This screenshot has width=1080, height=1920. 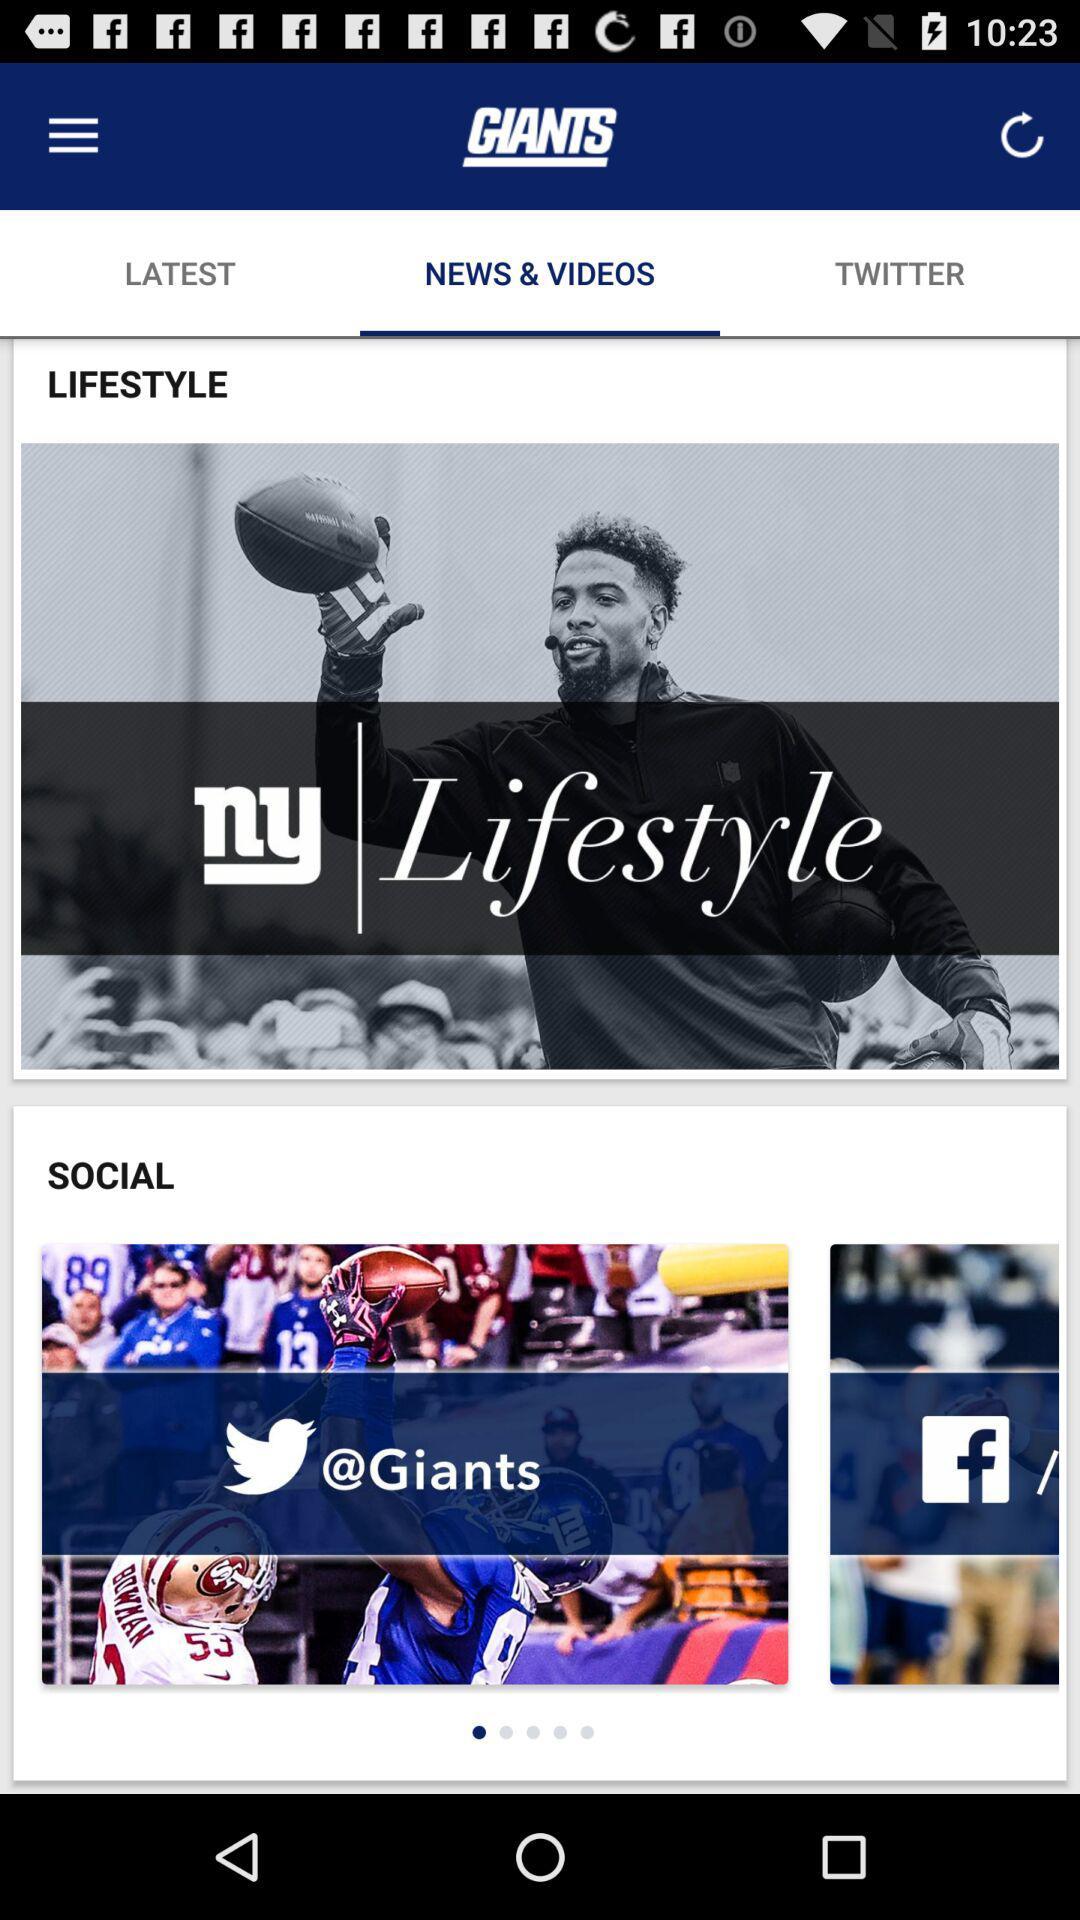 What do you see at coordinates (72, 135) in the screenshot?
I see `the item above latest` at bounding box center [72, 135].